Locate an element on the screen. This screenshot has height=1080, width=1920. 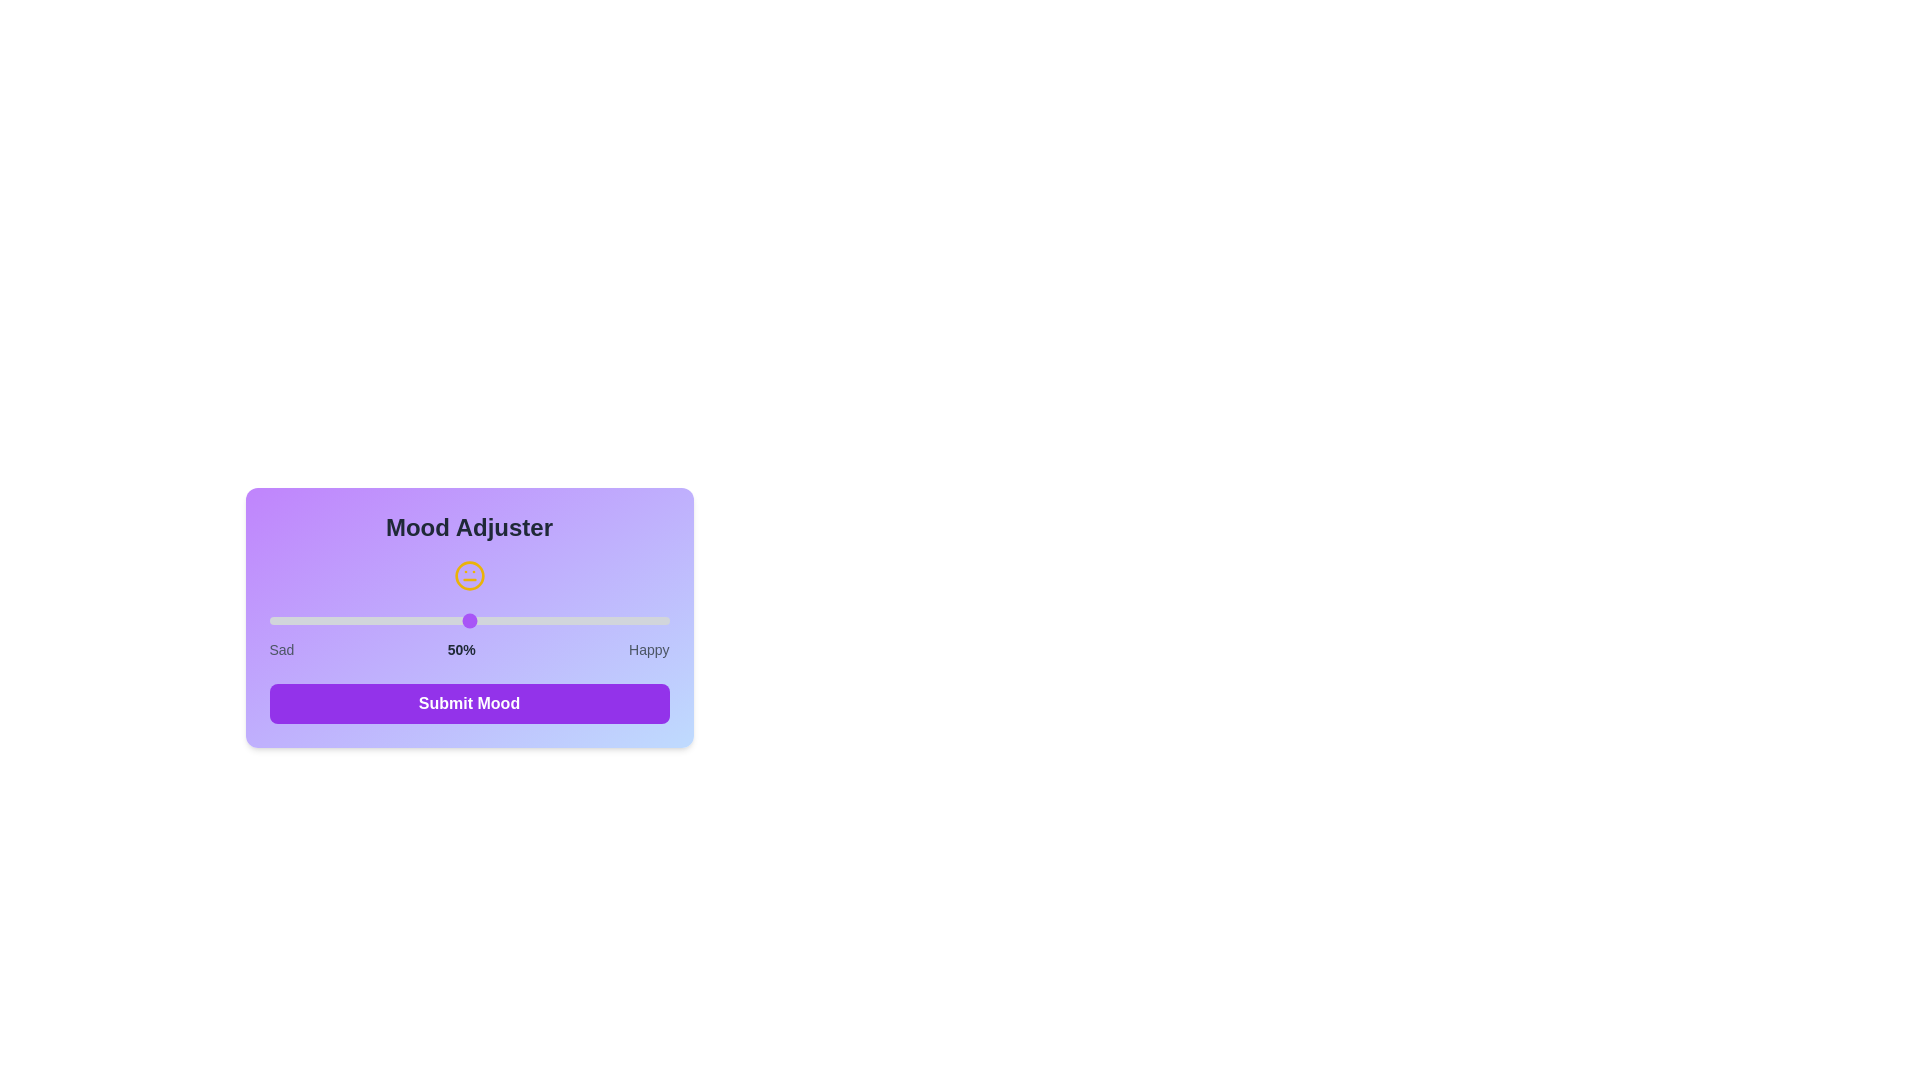
the mood slider to 35% to observe the mood icon change is located at coordinates (408, 620).